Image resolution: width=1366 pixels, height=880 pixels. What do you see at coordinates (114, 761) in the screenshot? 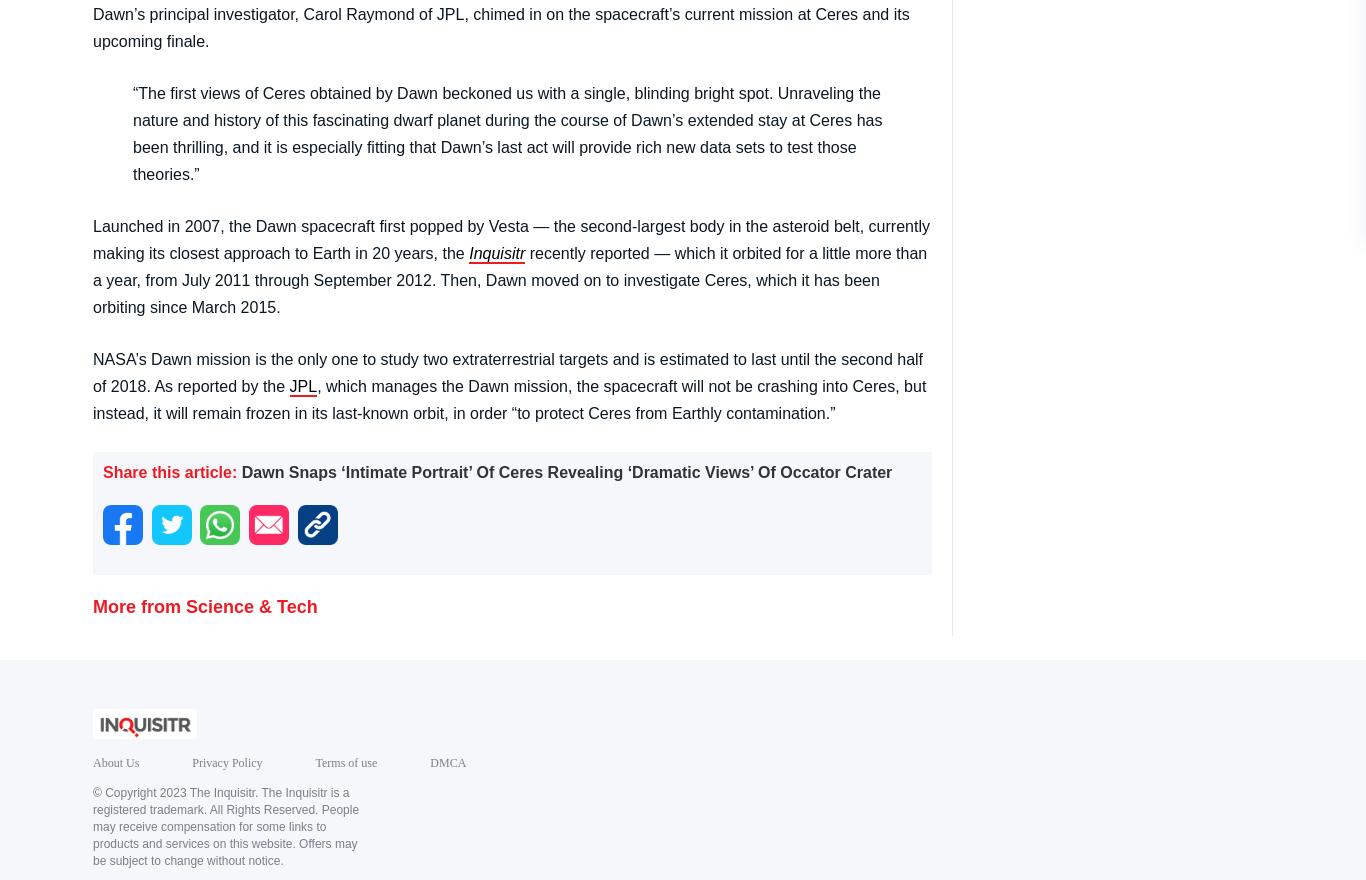
I see `'About Us'` at bounding box center [114, 761].